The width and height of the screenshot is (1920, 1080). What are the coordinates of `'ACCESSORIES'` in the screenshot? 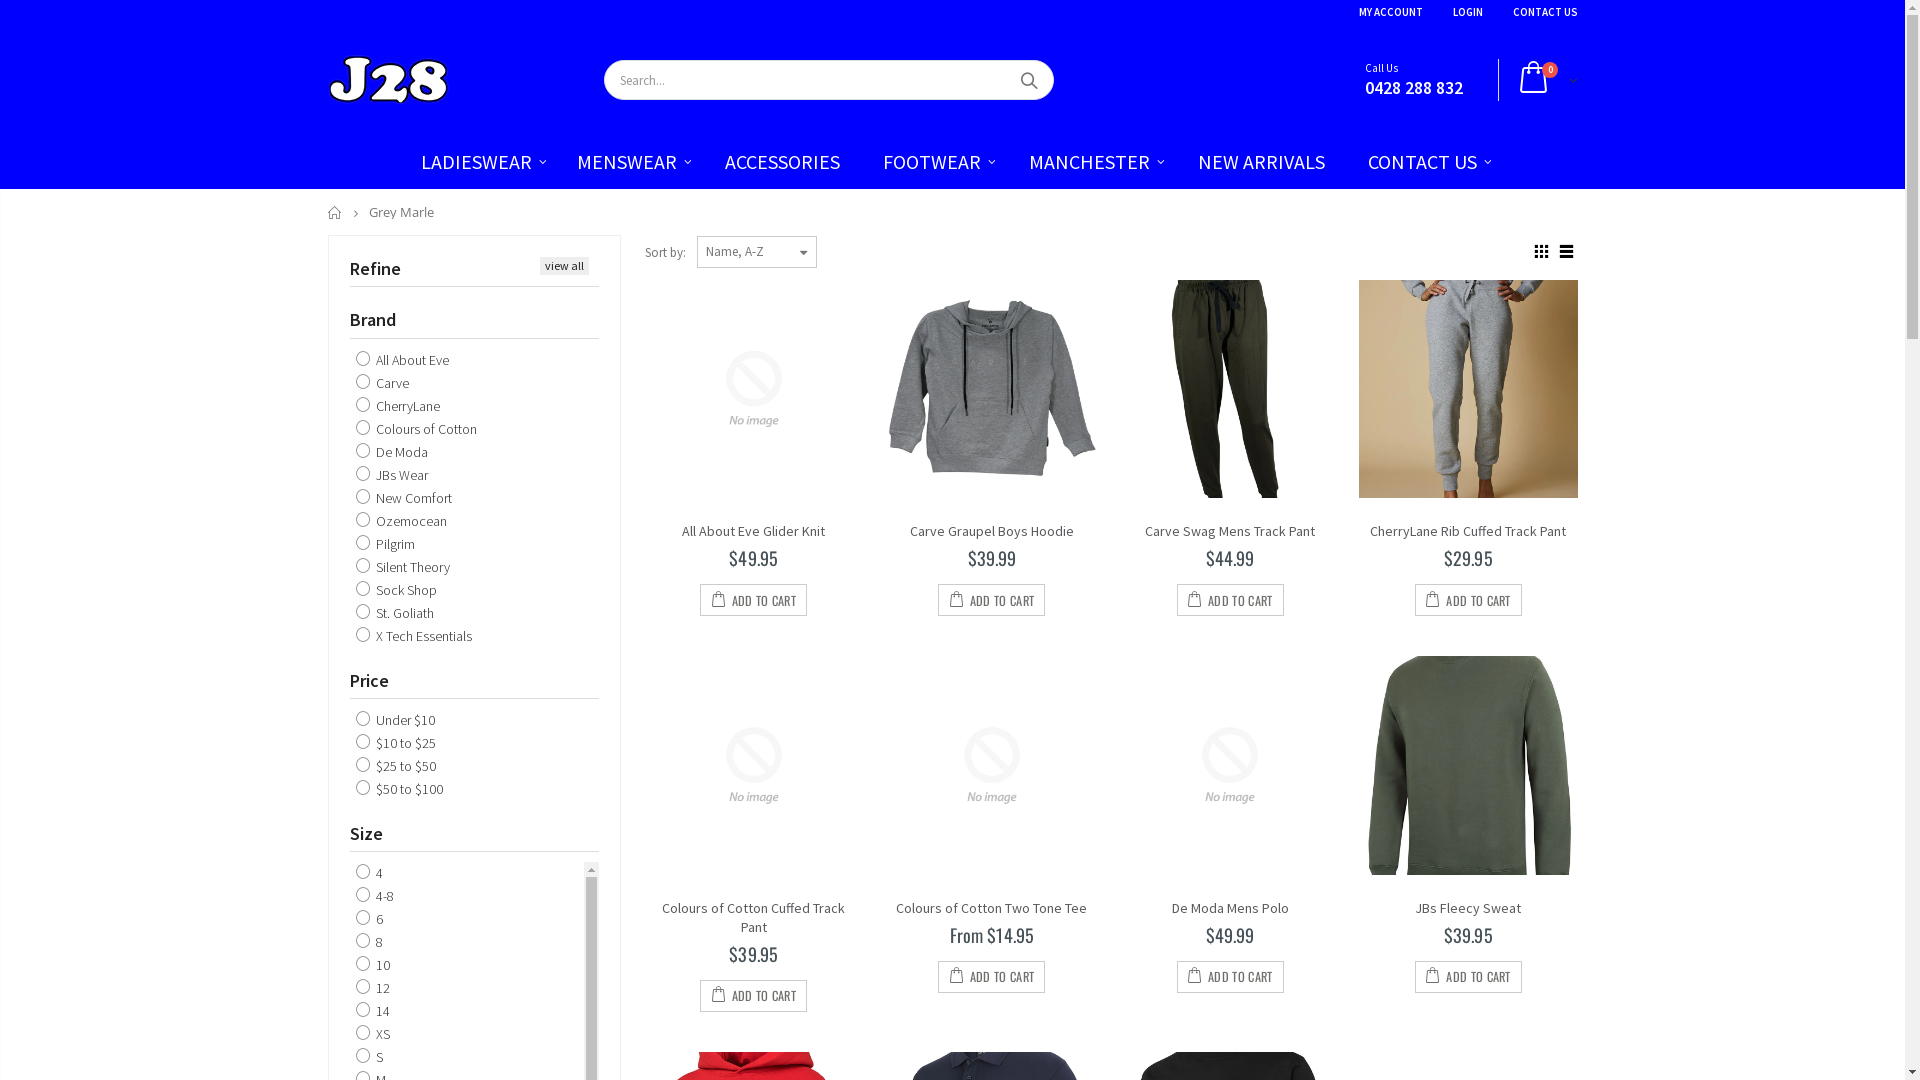 It's located at (780, 161).